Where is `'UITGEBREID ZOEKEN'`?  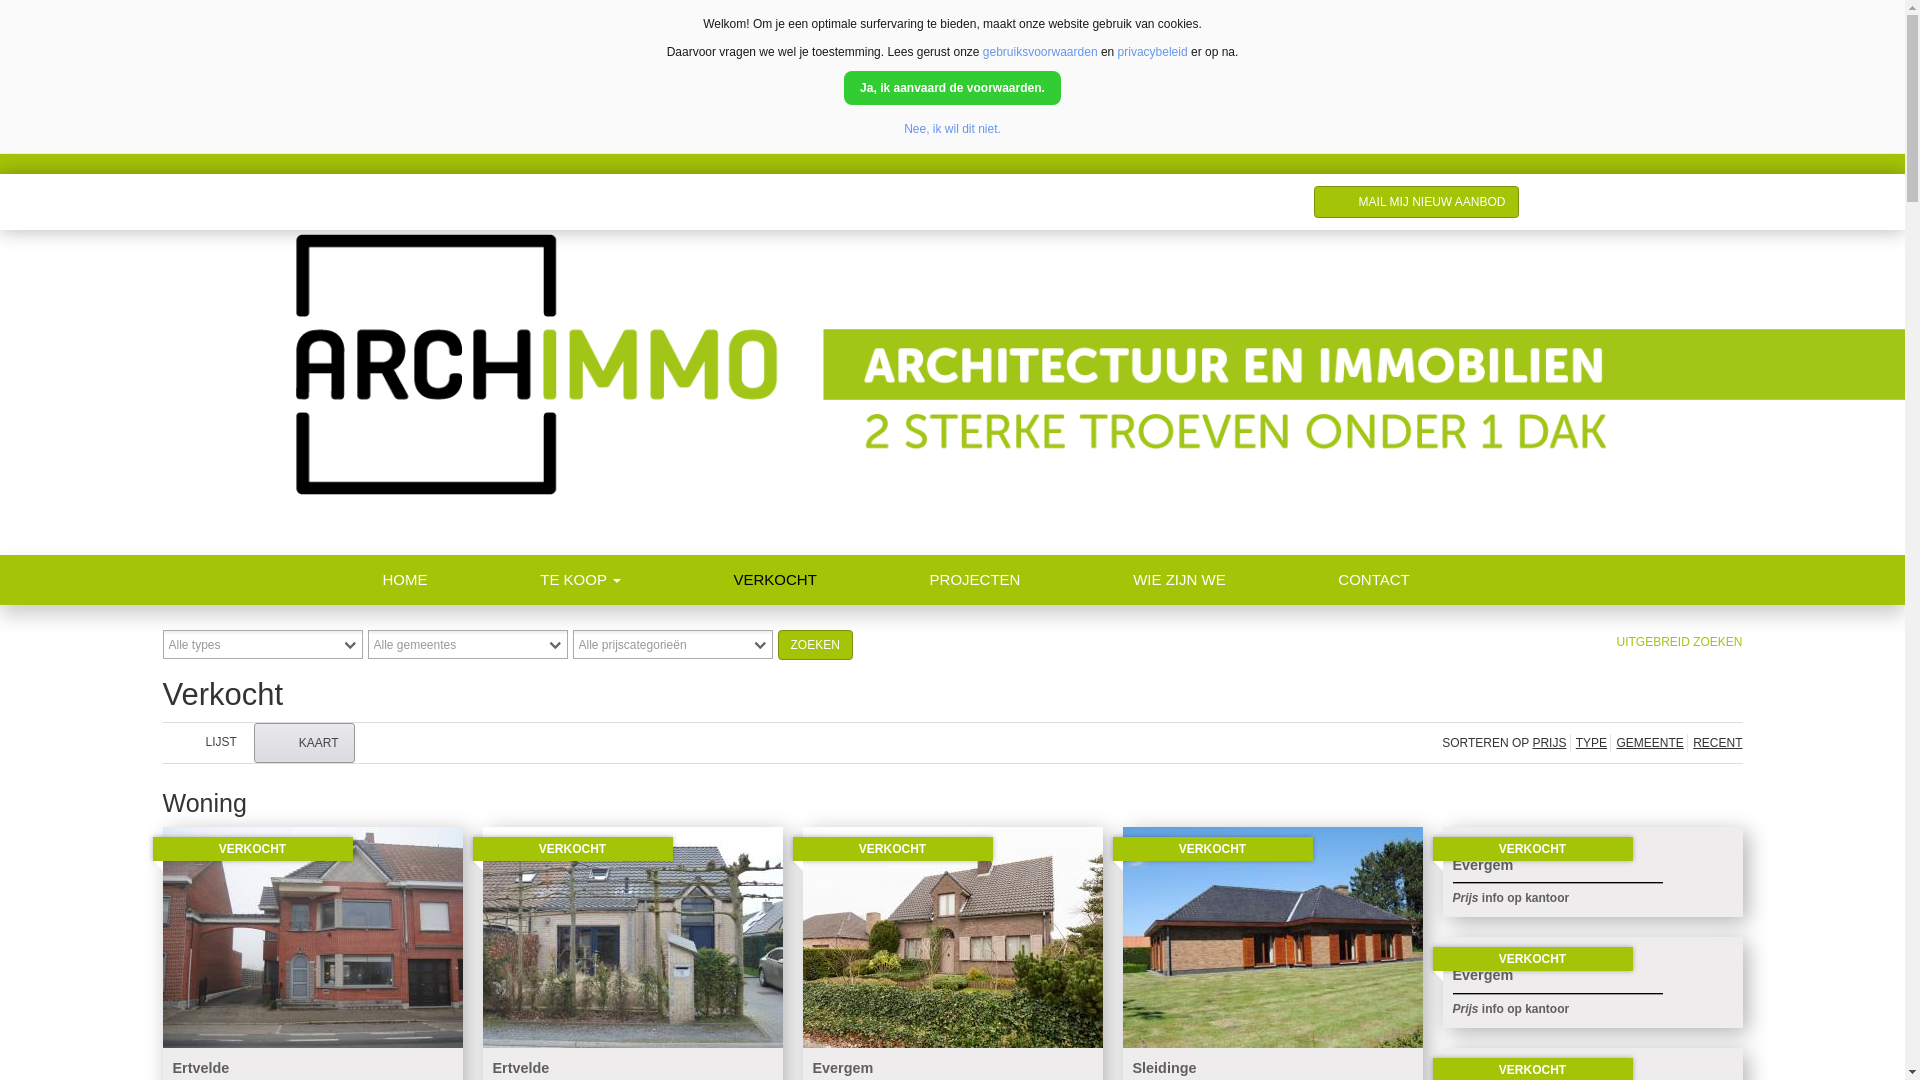 'UITGEBREID ZOEKEN' is located at coordinates (1616, 641).